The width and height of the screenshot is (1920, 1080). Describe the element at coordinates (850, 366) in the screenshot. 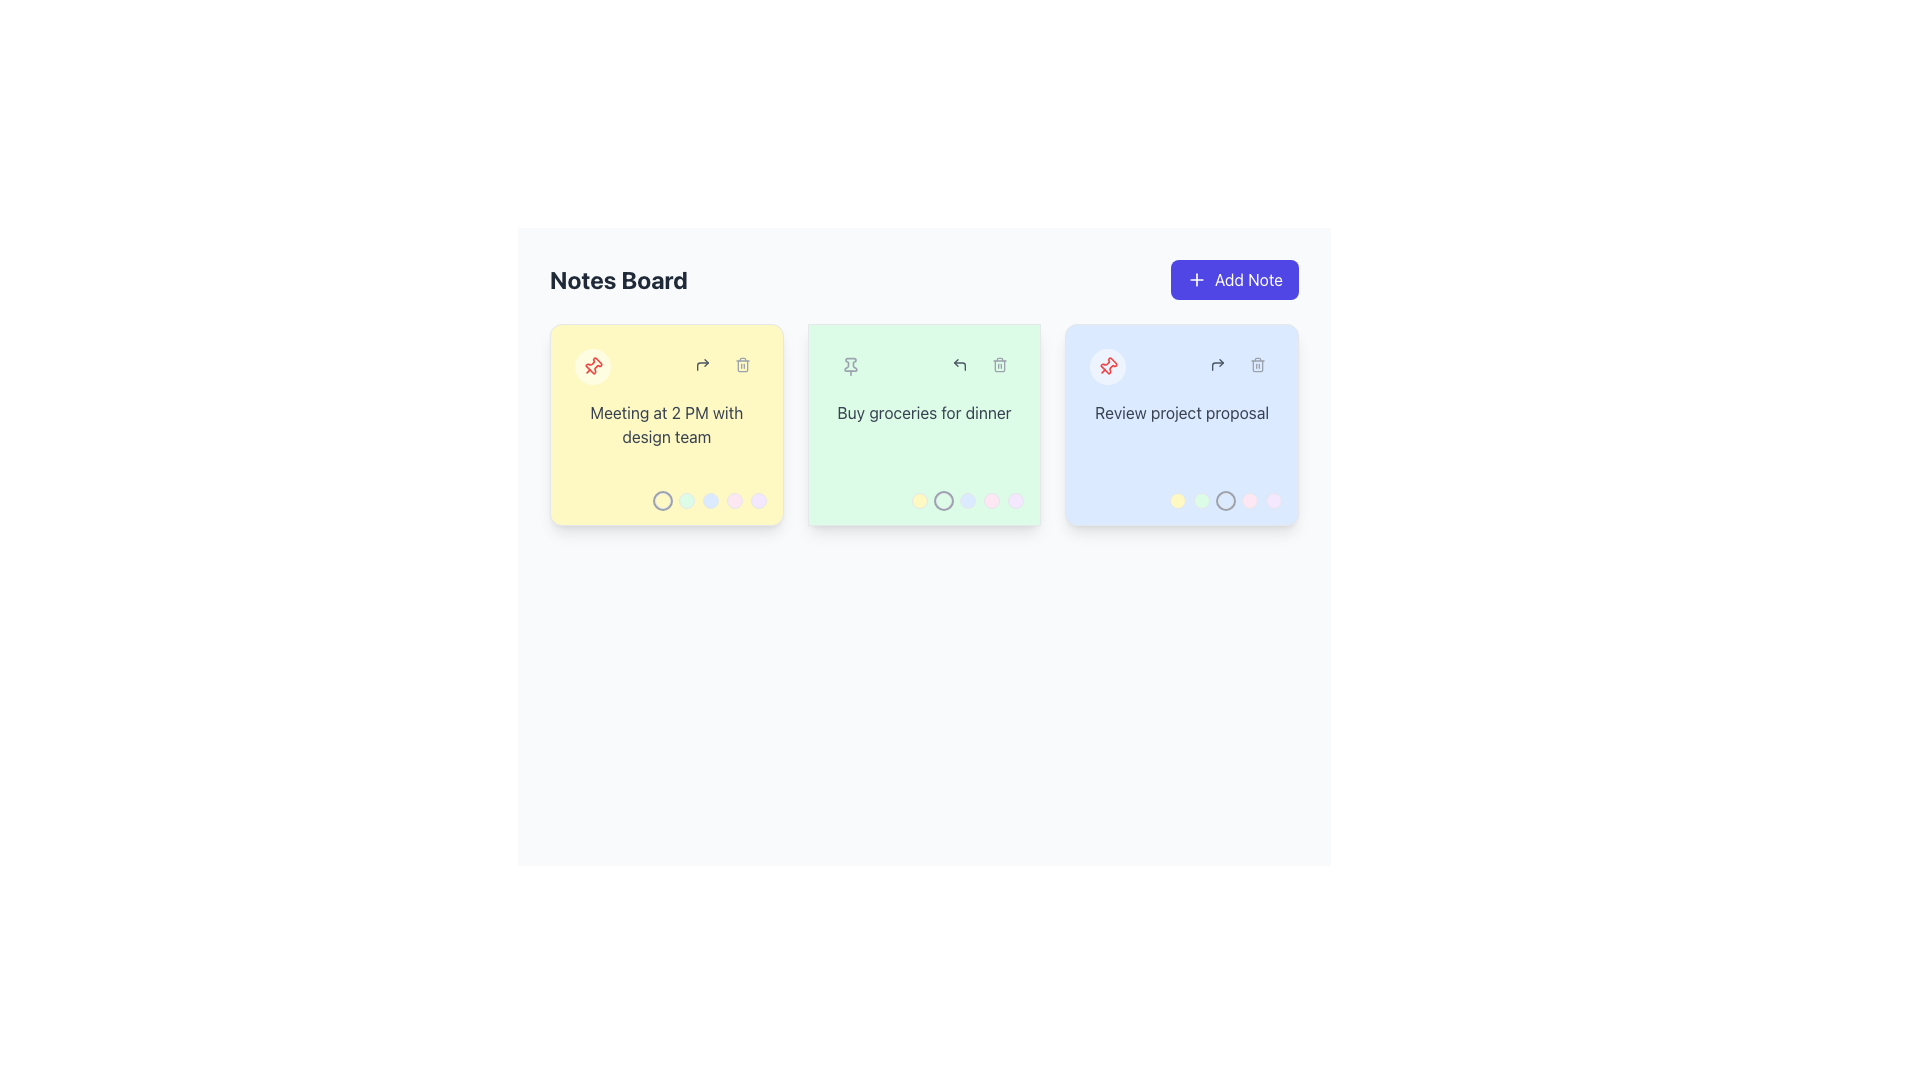

I see `the pin icon button located at the top-left corner of the green notecard labeled 'Buy groceries for dinner'` at that location.